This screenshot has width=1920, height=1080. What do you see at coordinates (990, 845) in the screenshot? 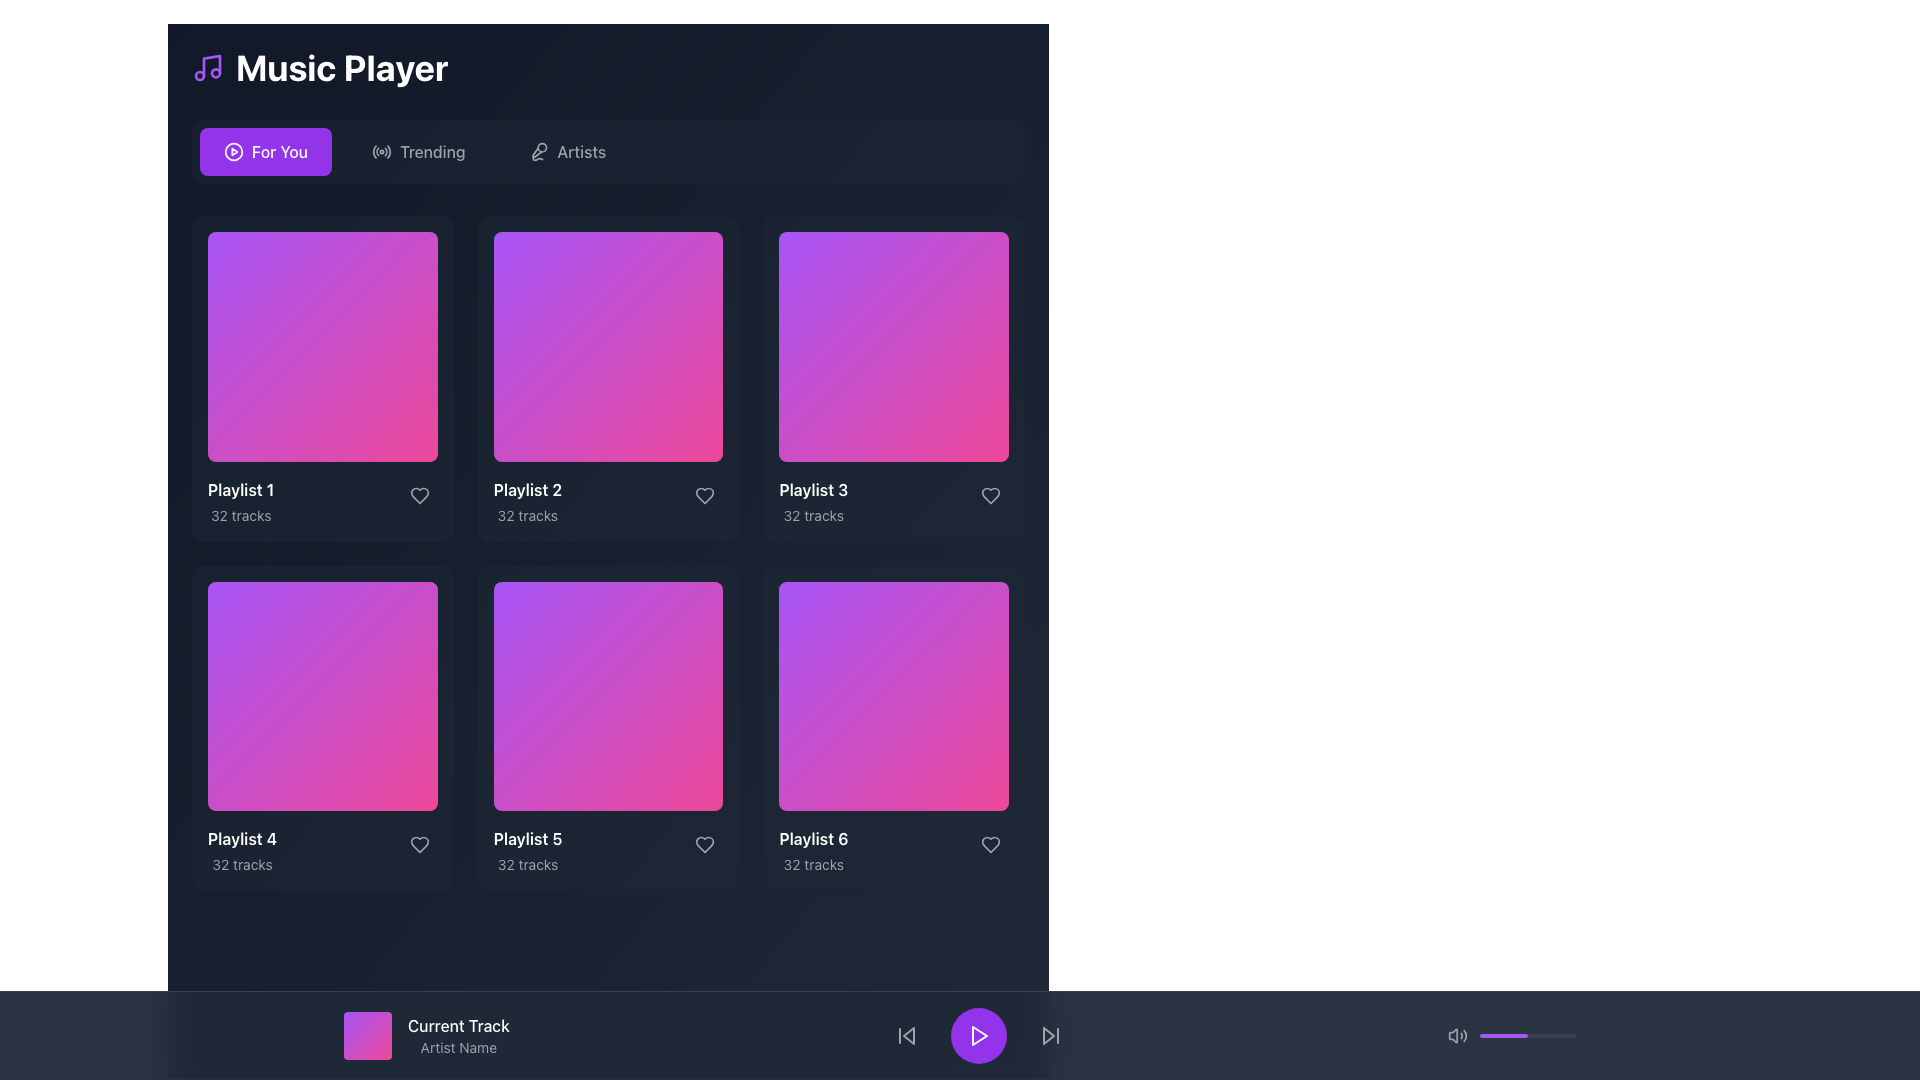
I see `the heart-shaped favorite button located at the bottom-right of 'Playlist 6'` at bounding box center [990, 845].